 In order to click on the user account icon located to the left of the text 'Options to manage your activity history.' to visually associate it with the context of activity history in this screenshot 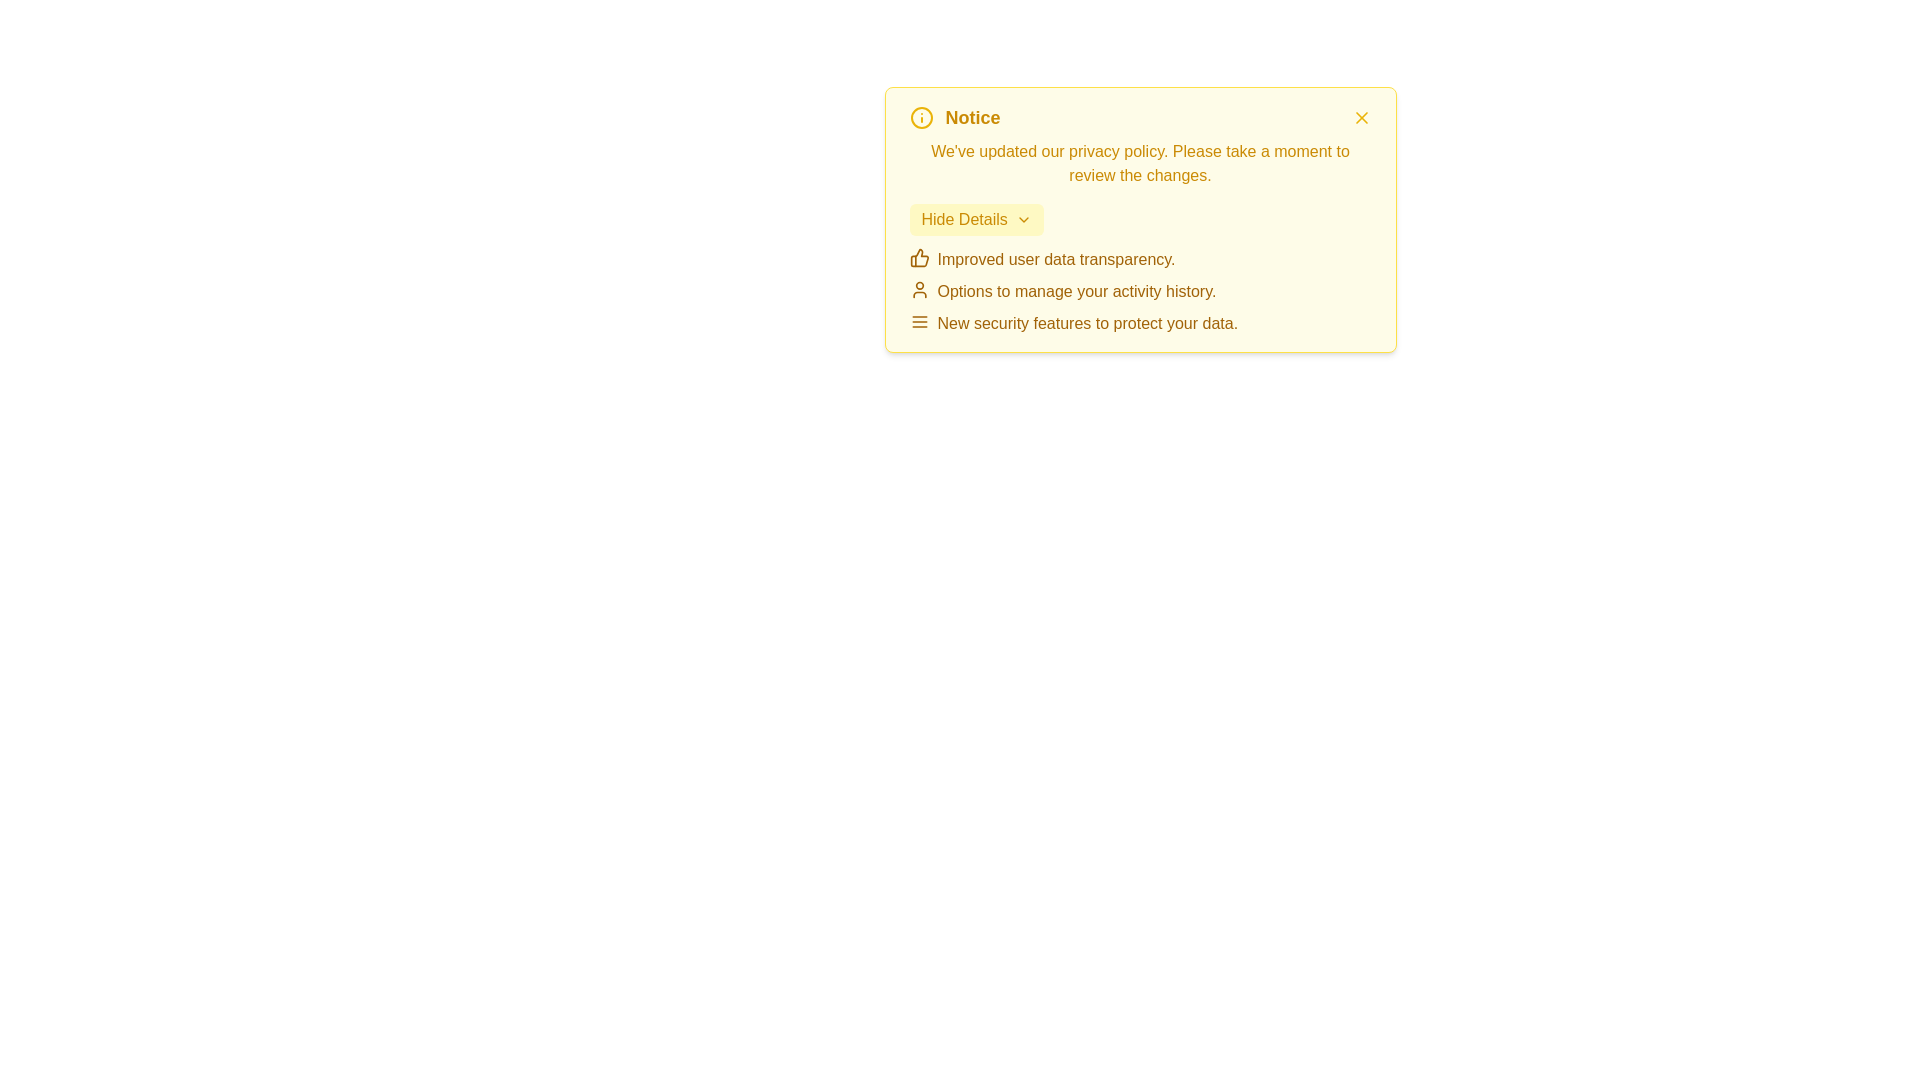, I will do `click(918, 289)`.